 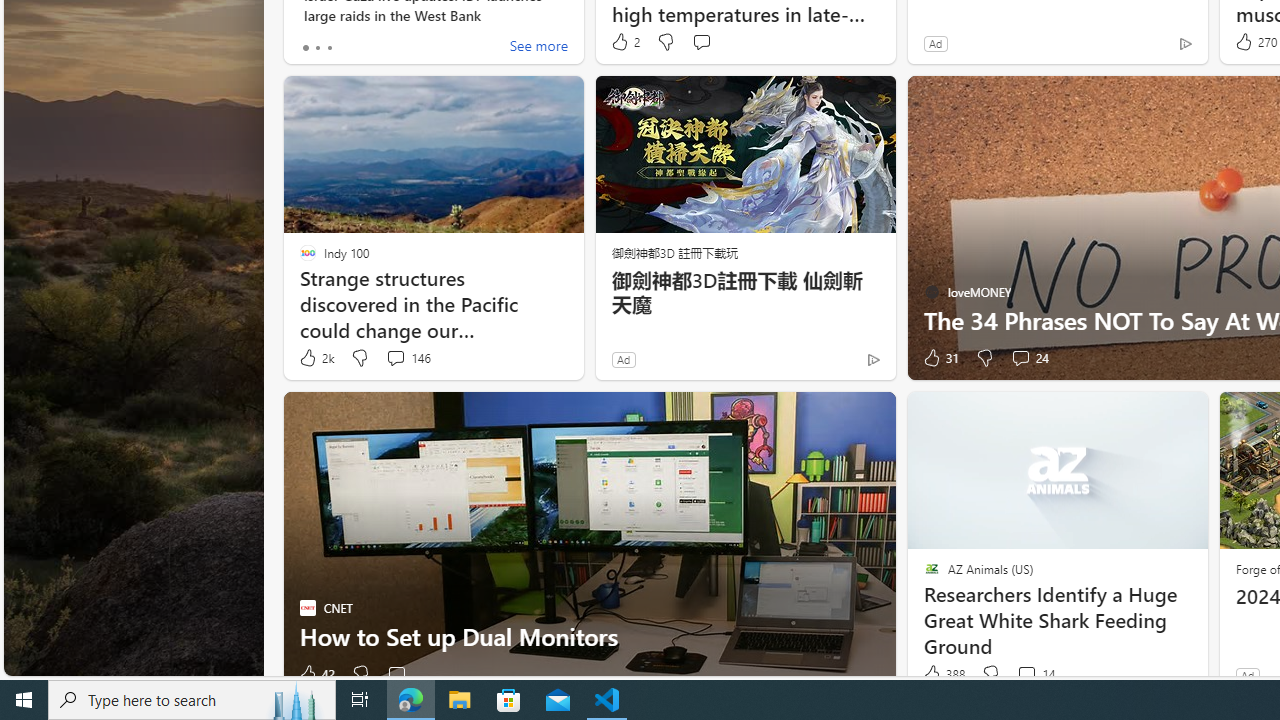 What do you see at coordinates (407, 357) in the screenshot?
I see `'View comments 146 Comment'` at bounding box center [407, 357].